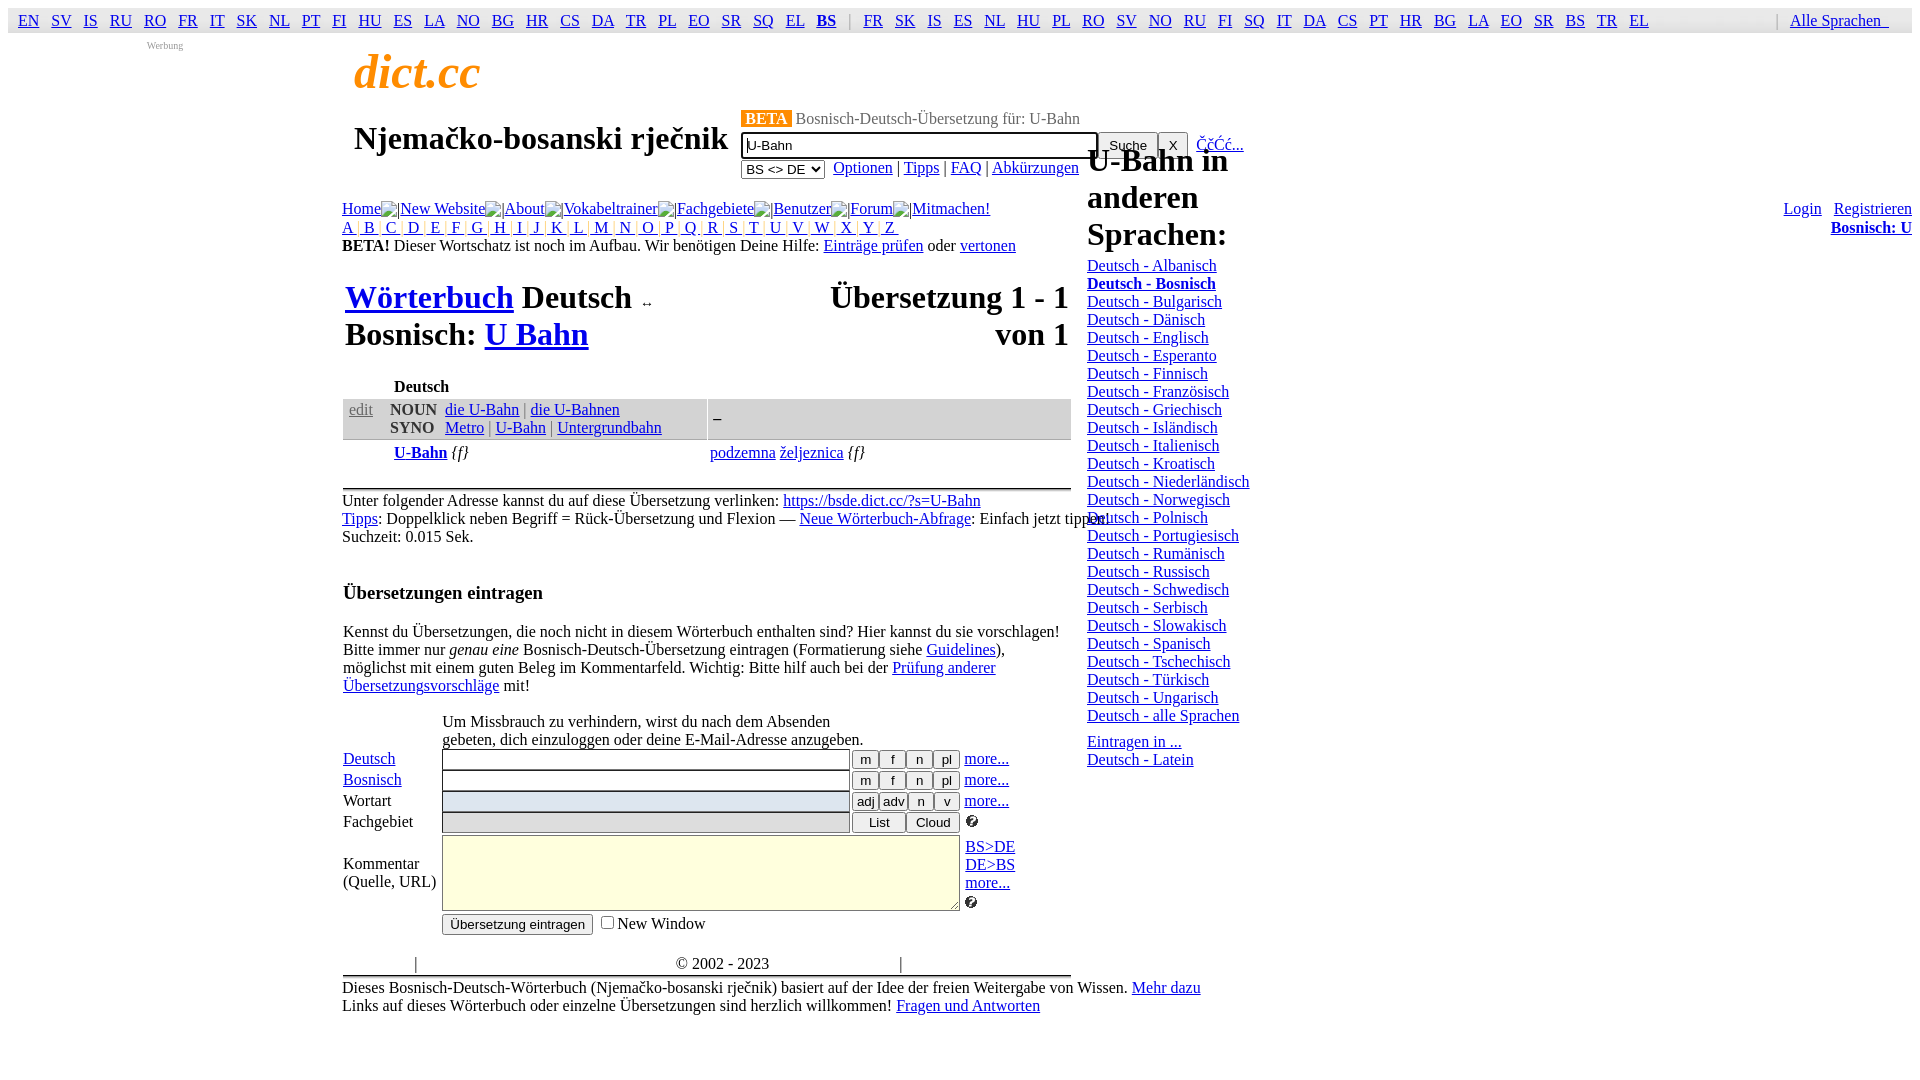  What do you see at coordinates (475, 226) in the screenshot?
I see `'G'` at bounding box center [475, 226].